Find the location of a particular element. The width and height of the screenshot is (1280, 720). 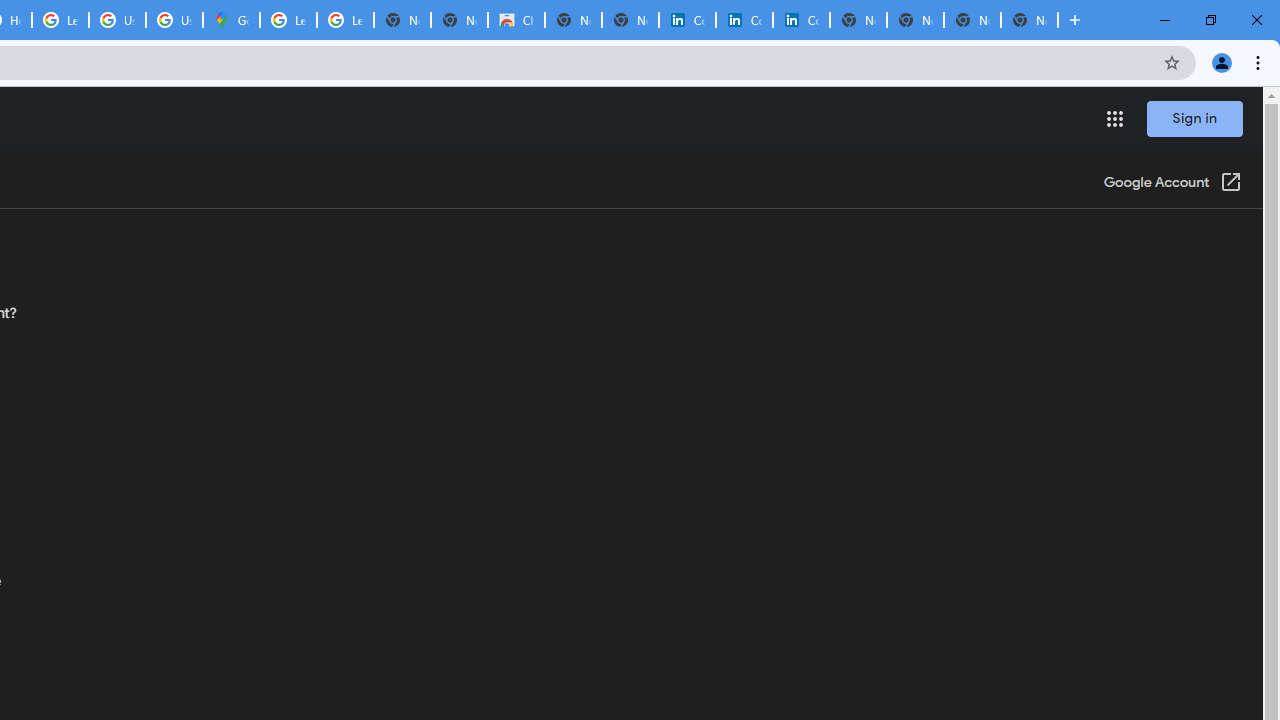

'Cookie Policy | LinkedIn' is located at coordinates (743, 20).